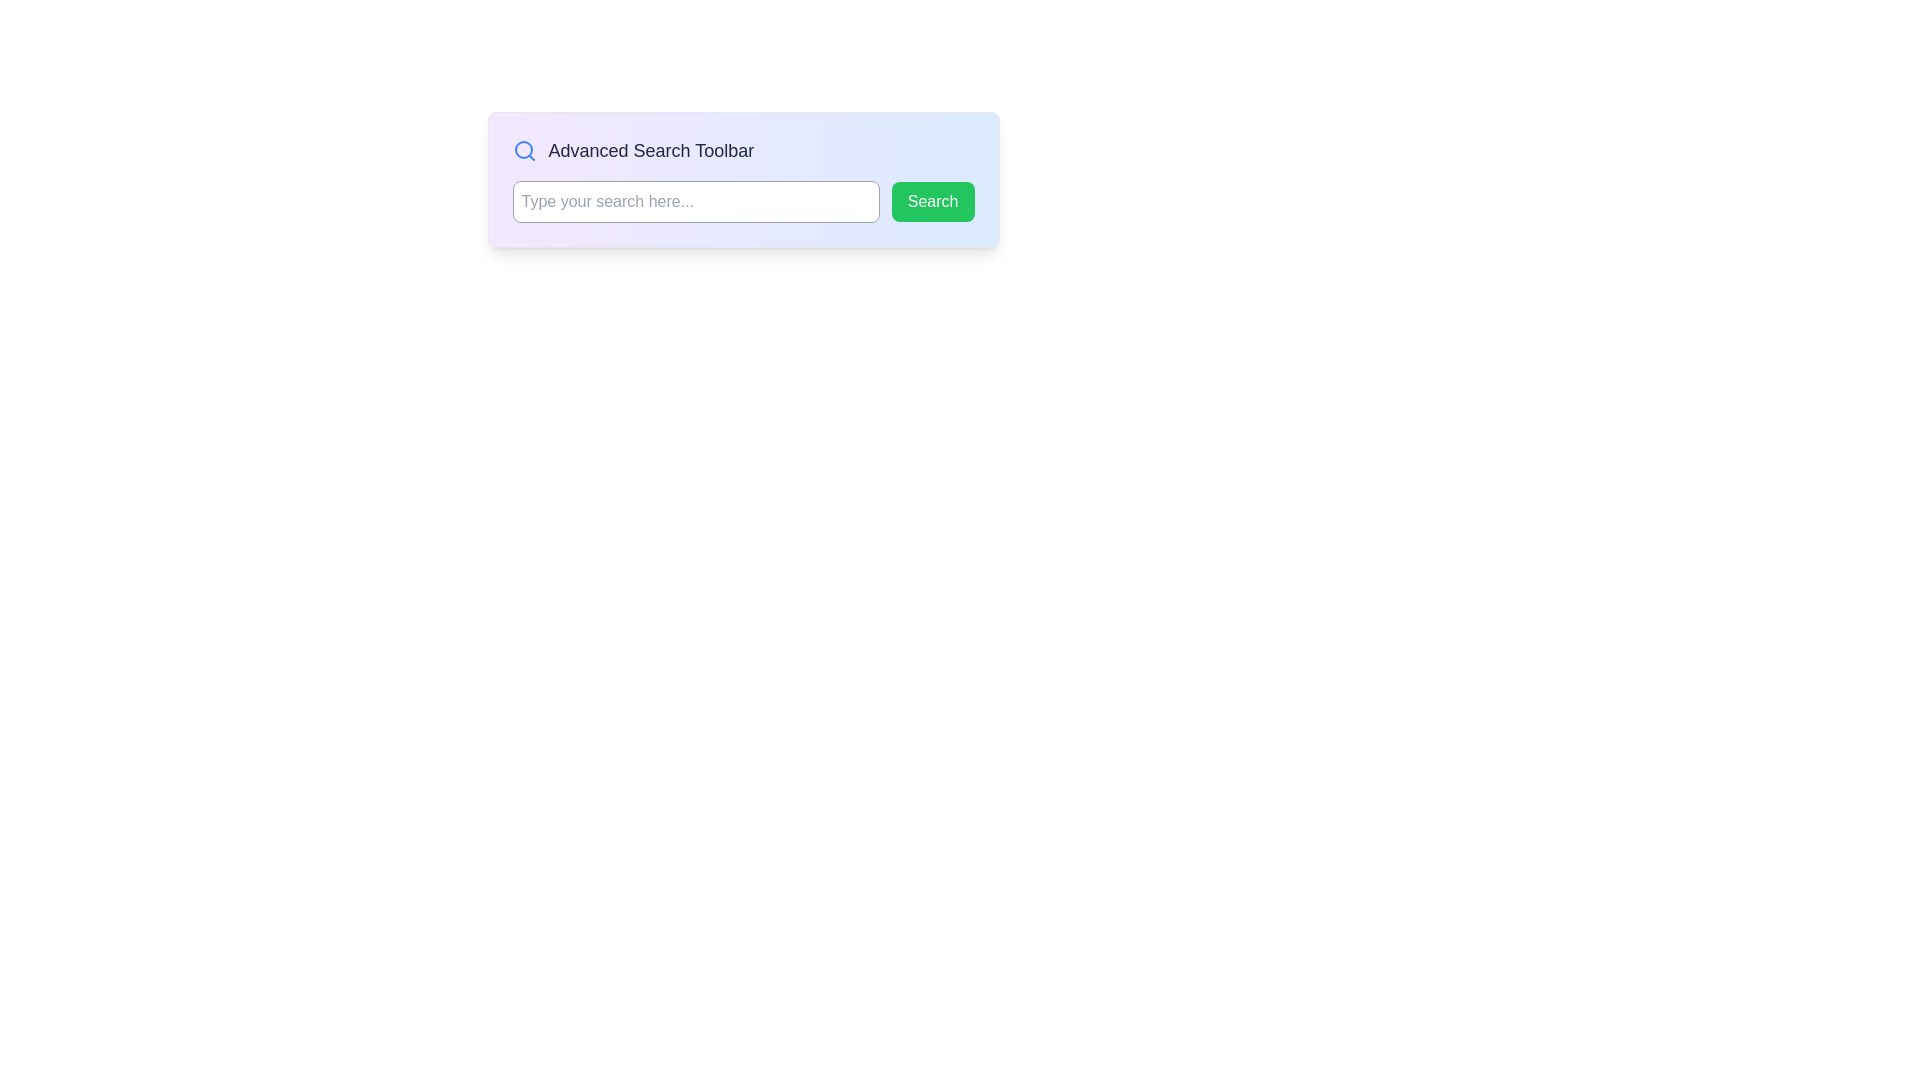 This screenshot has width=1920, height=1080. What do you see at coordinates (651, 149) in the screenshot?
I see `the 'Advanced Search Toolbar' text label, which is styled with a large font size and medium weight, located centrally in the toolbar and to the right of a magnifying glass icon` at bounding box center [651, 149].